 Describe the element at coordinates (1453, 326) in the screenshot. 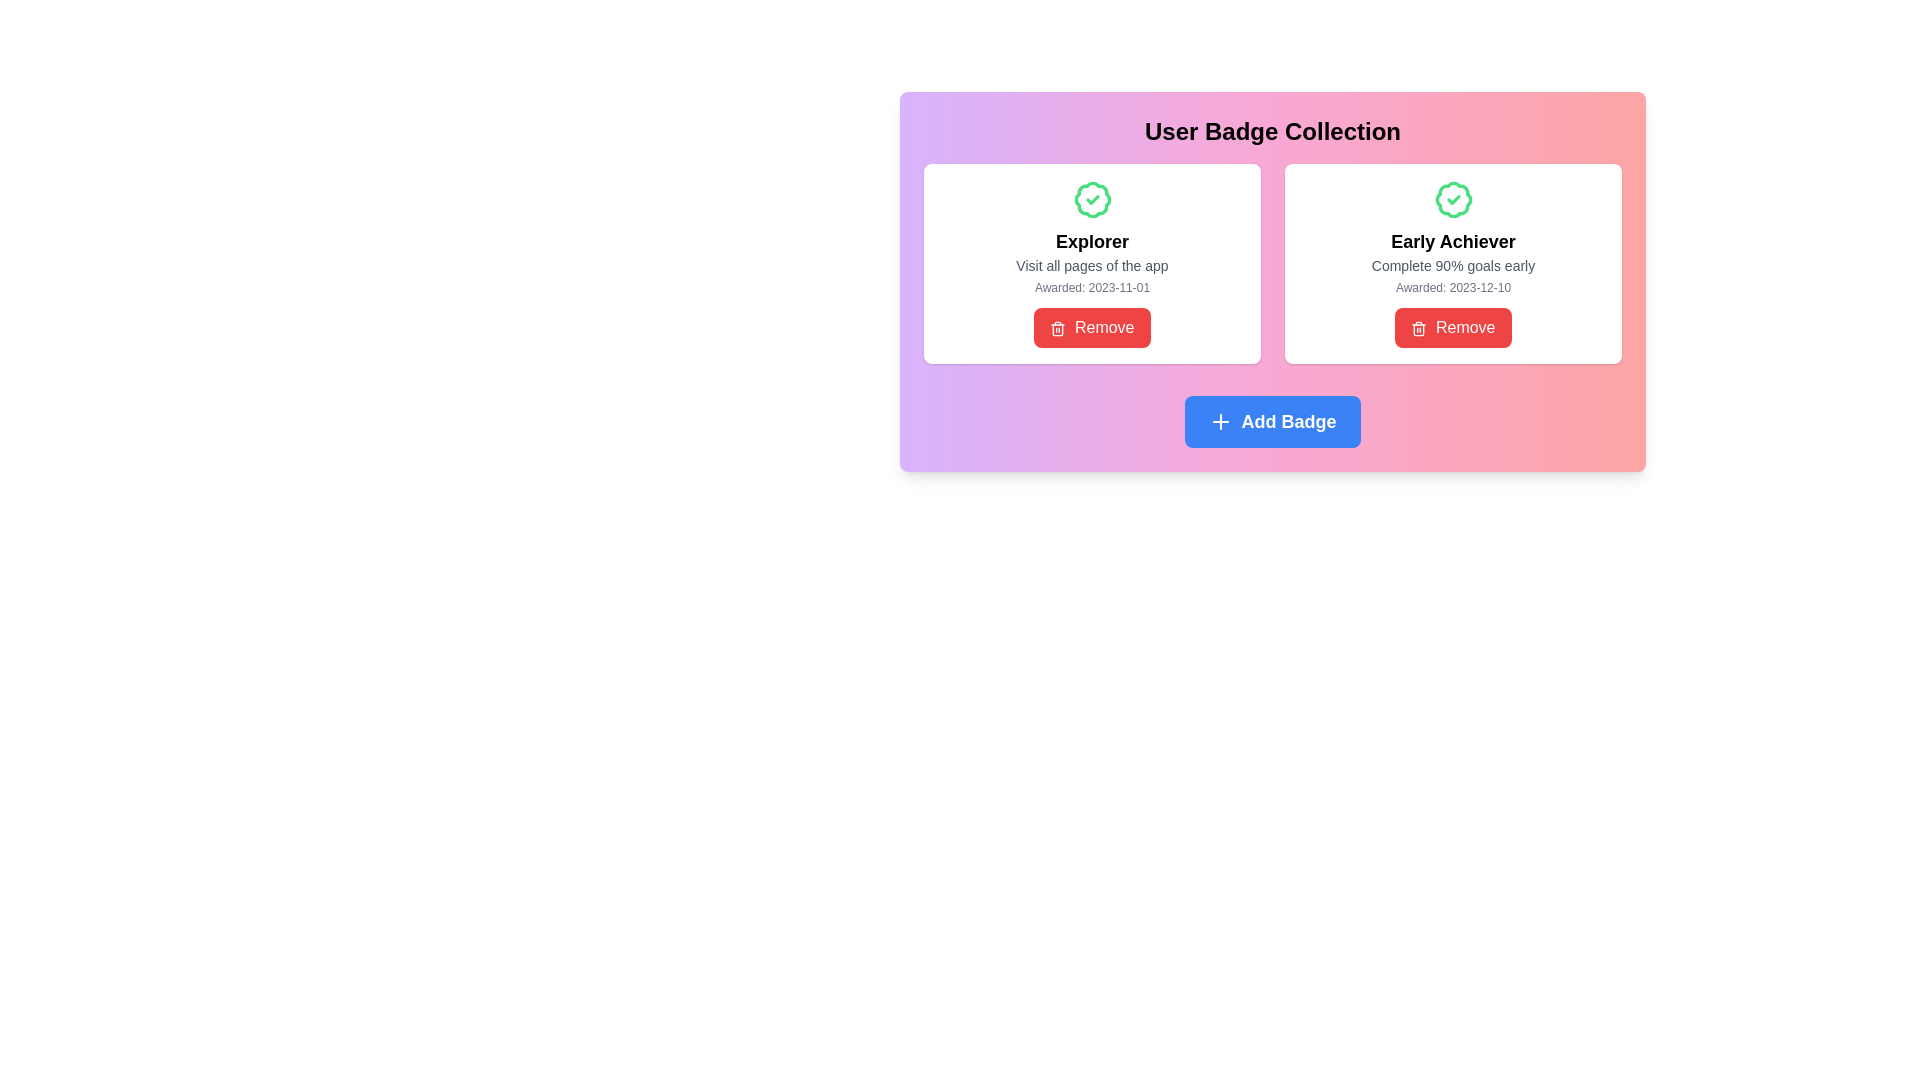

I see `the prominent red button labeled 'Remove' with a trash can icon, located at the bottom of the 'Early Achiever' badge card` at that location.